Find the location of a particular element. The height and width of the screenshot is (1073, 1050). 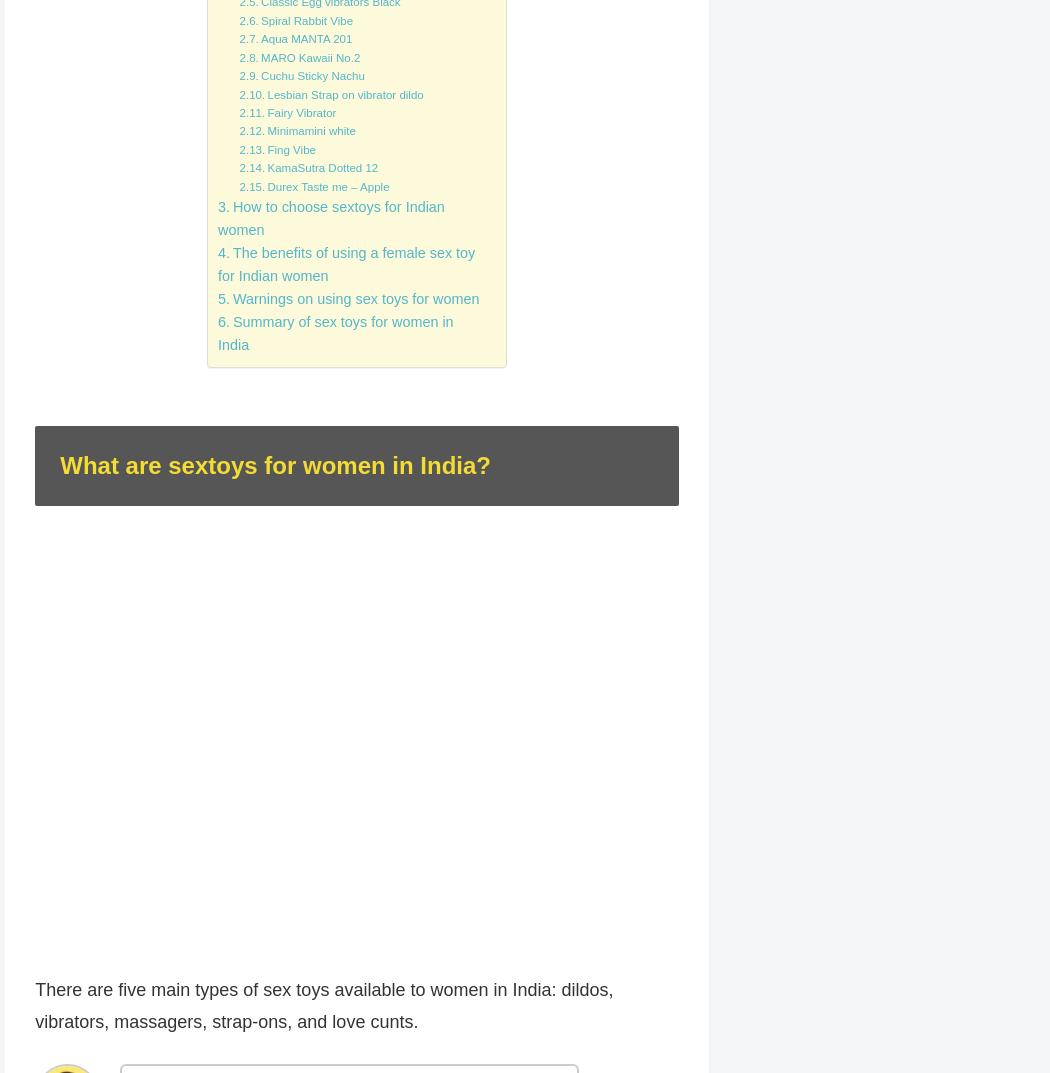

'Summary of sex toys for women in India' is located at coordinates (335, 333).